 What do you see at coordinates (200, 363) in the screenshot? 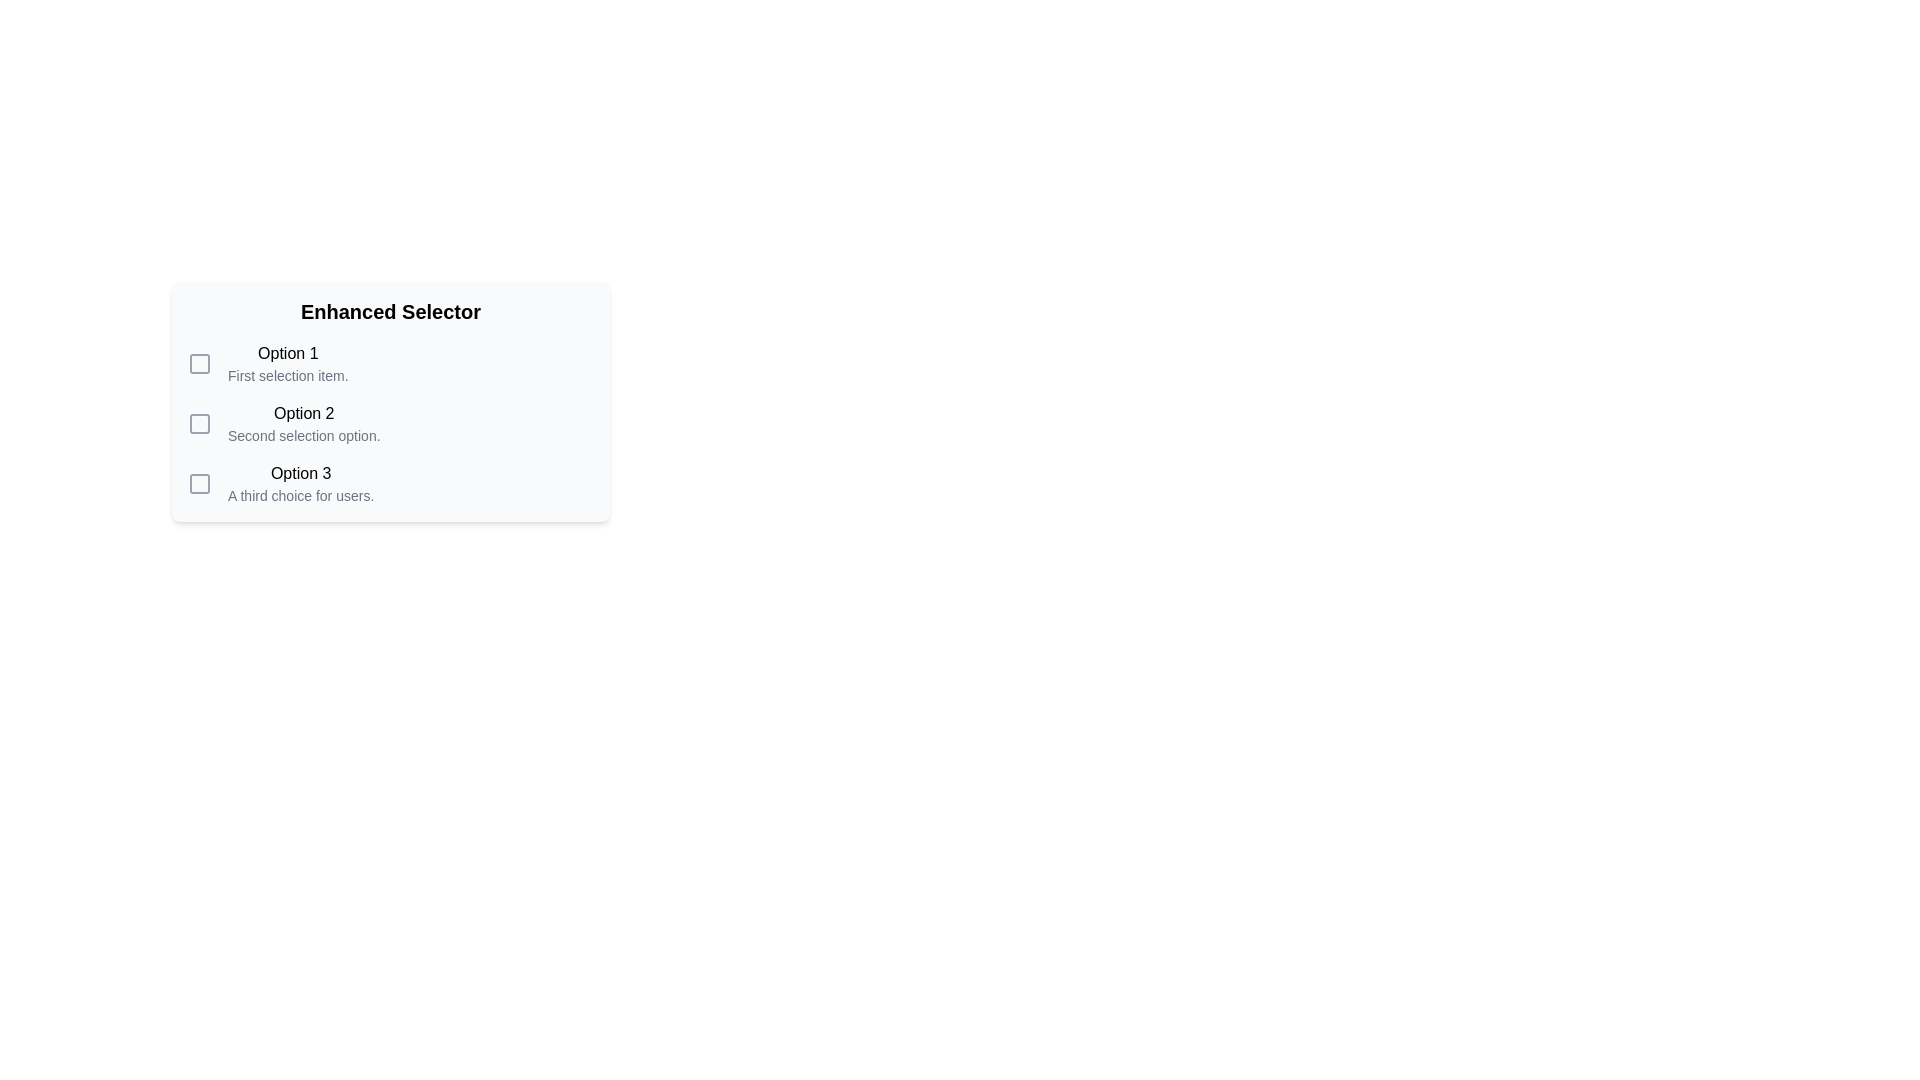
I see `the checkbox that allows users to select or deselect 'Option 1' by moving the cursor to its center point` at bounding box center [200, 363].